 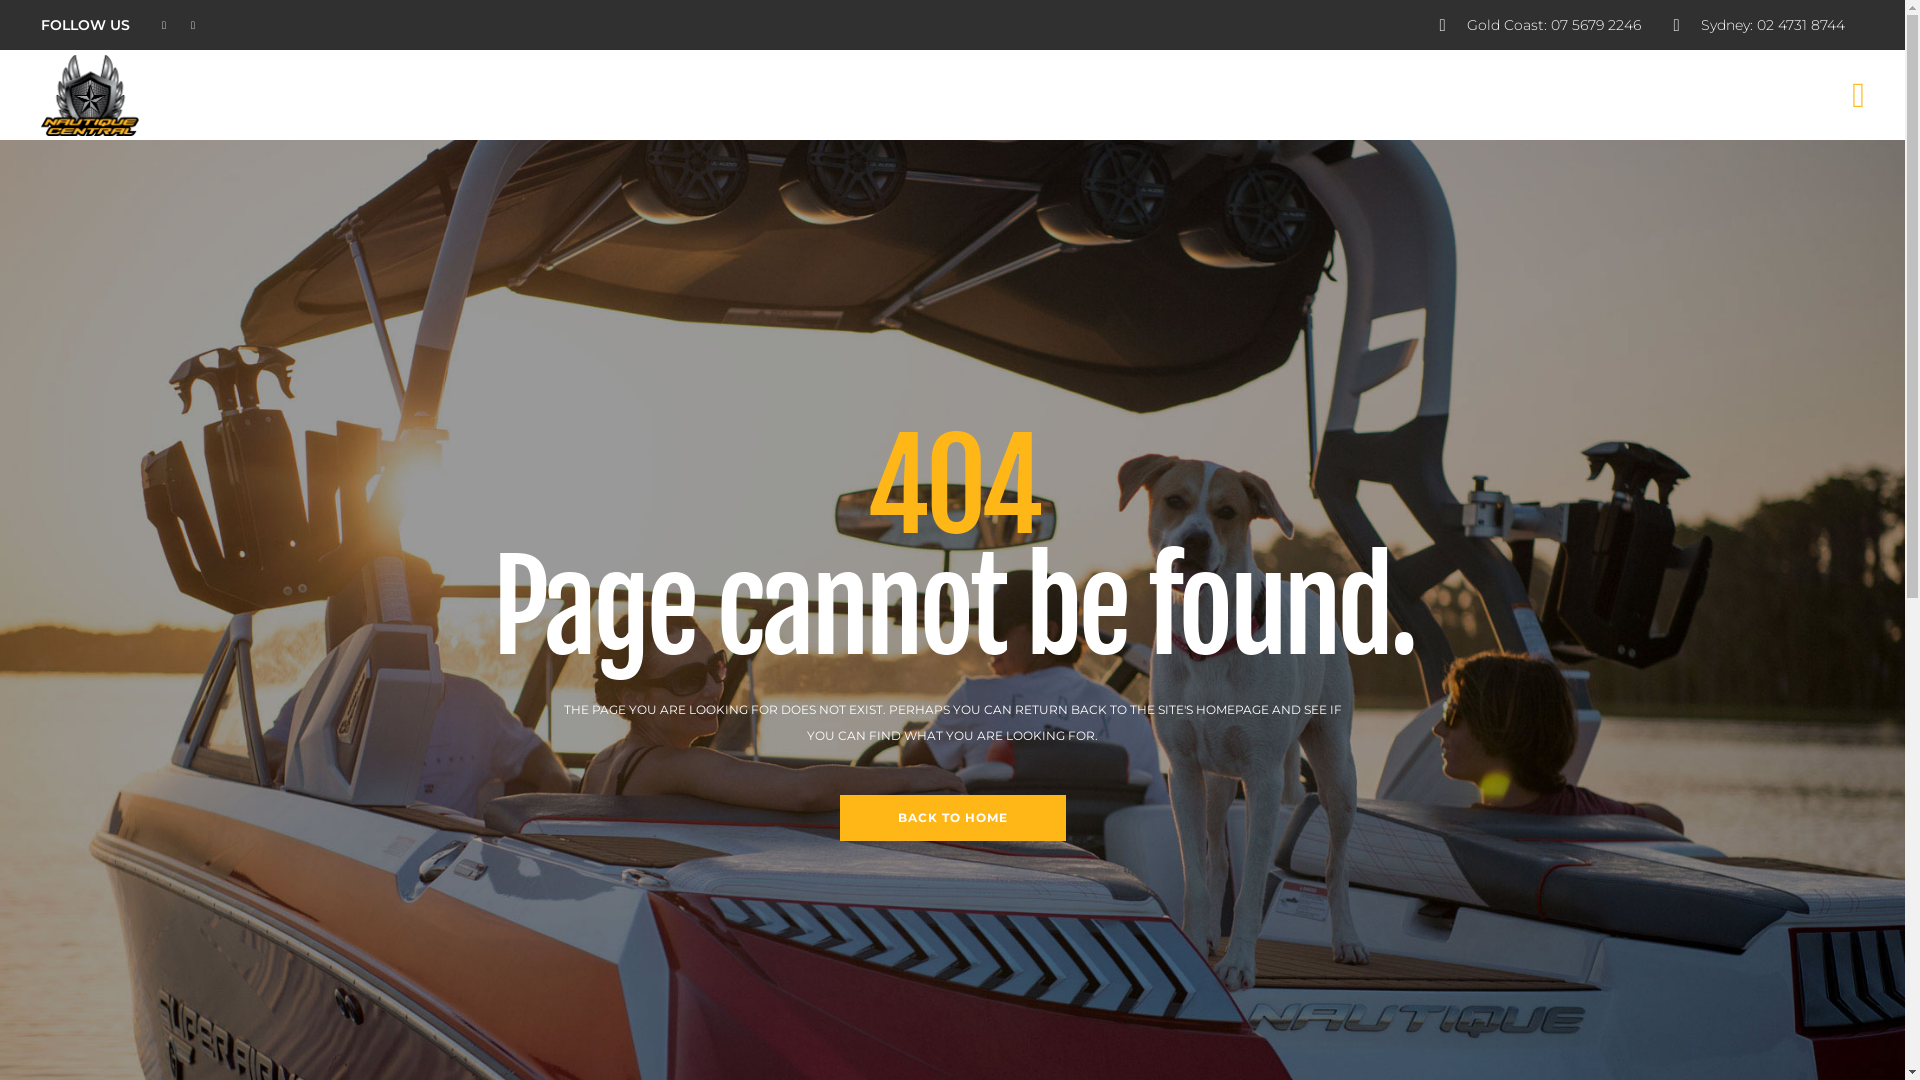 What do you see at coordinates (952, 817) in the screenshot?
I see `'BACK TO HOME'` at bounding box center [952, 817].